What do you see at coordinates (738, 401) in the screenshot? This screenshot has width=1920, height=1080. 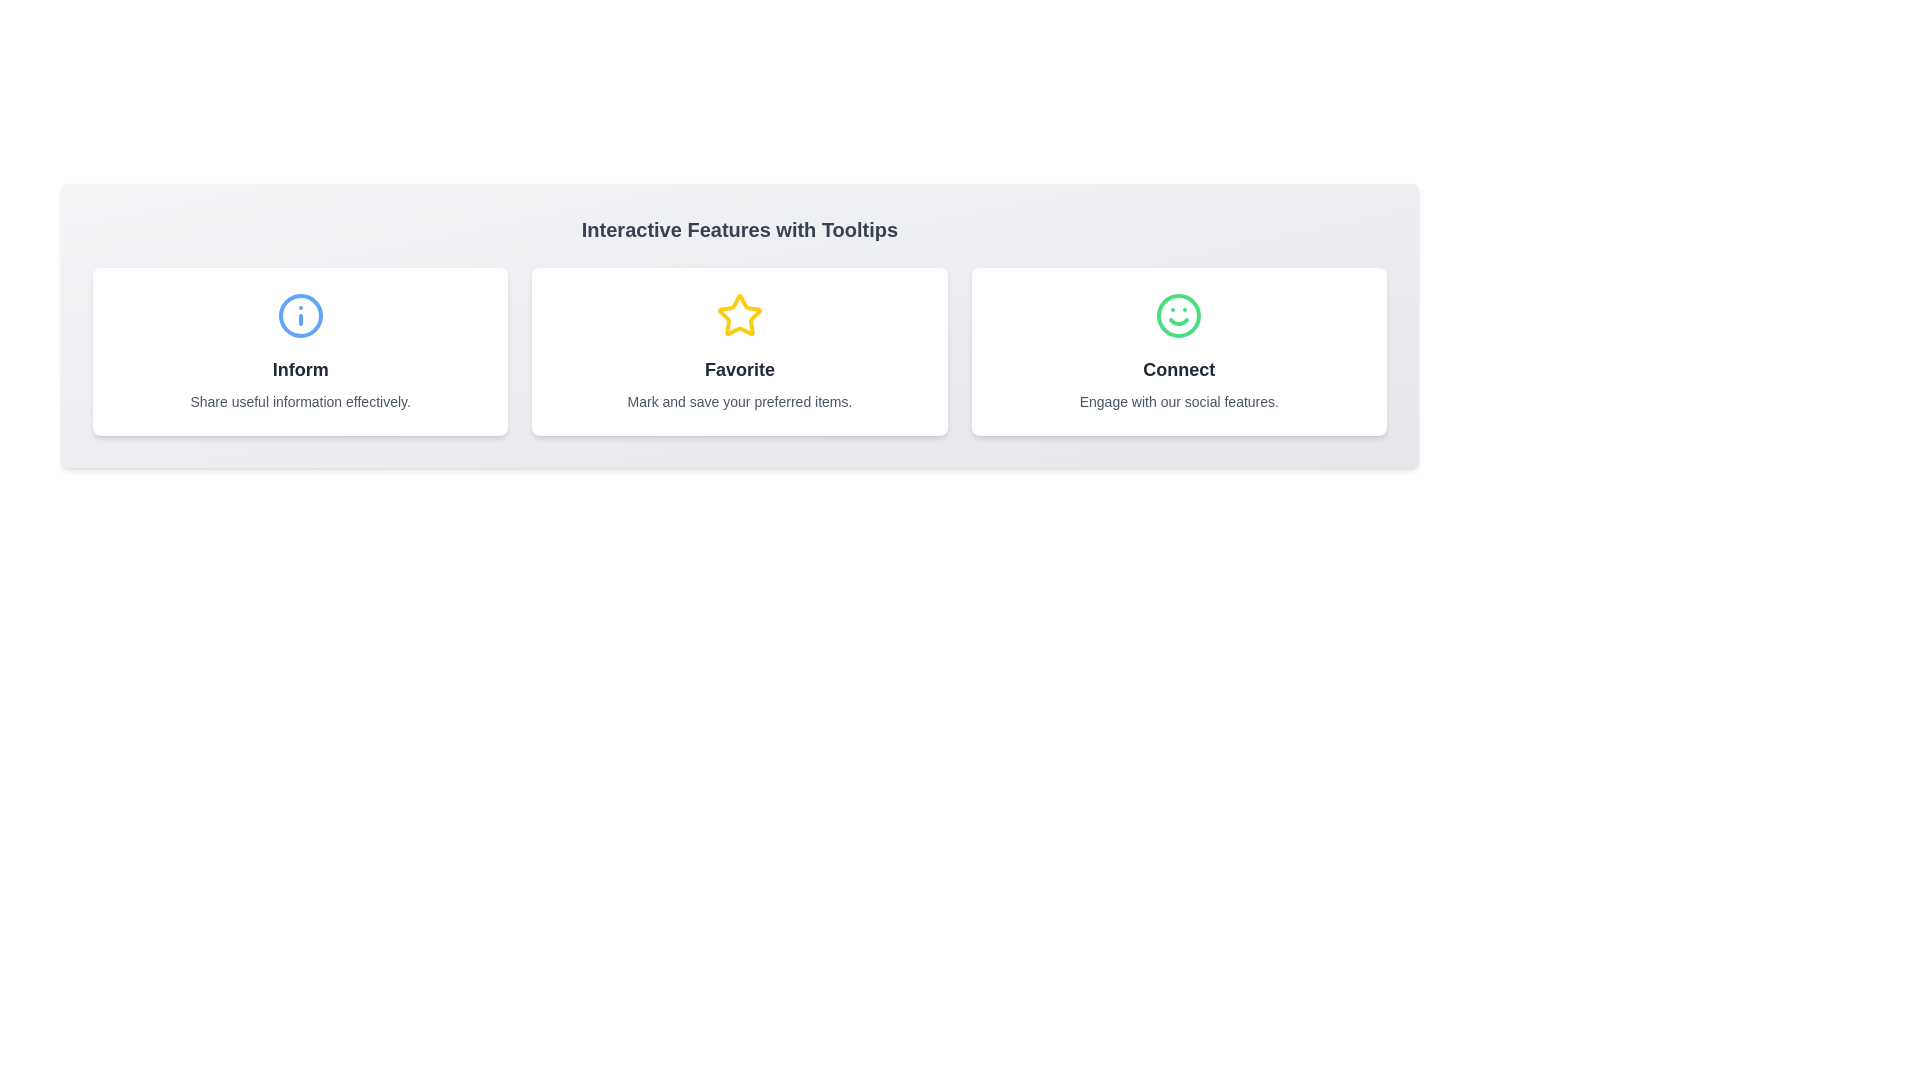 I see `the descriptive text located at the bottom of the 'Favorite' card, which clarifies the functionality and use case of the 'Favorite' feature` at bounding box center [738, 401].